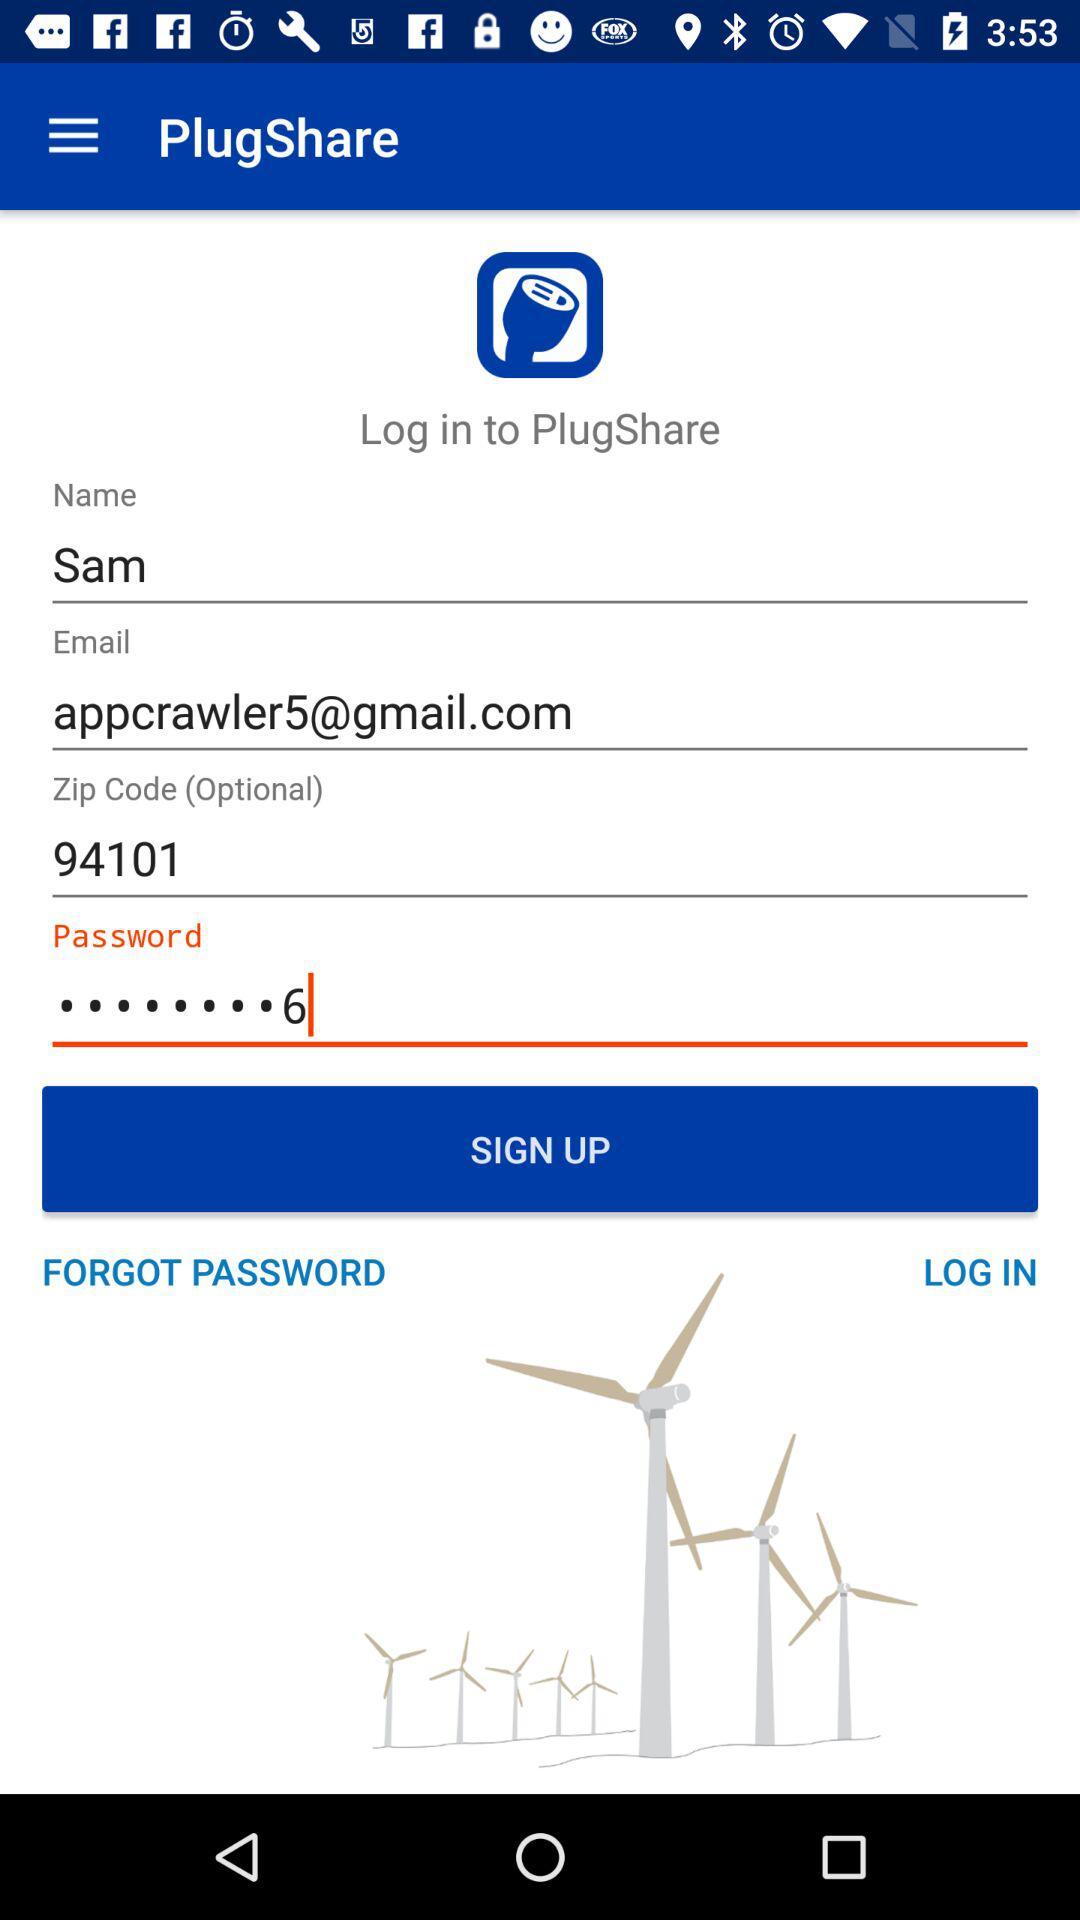  I want to click on sign up button, so click(540, 1148).